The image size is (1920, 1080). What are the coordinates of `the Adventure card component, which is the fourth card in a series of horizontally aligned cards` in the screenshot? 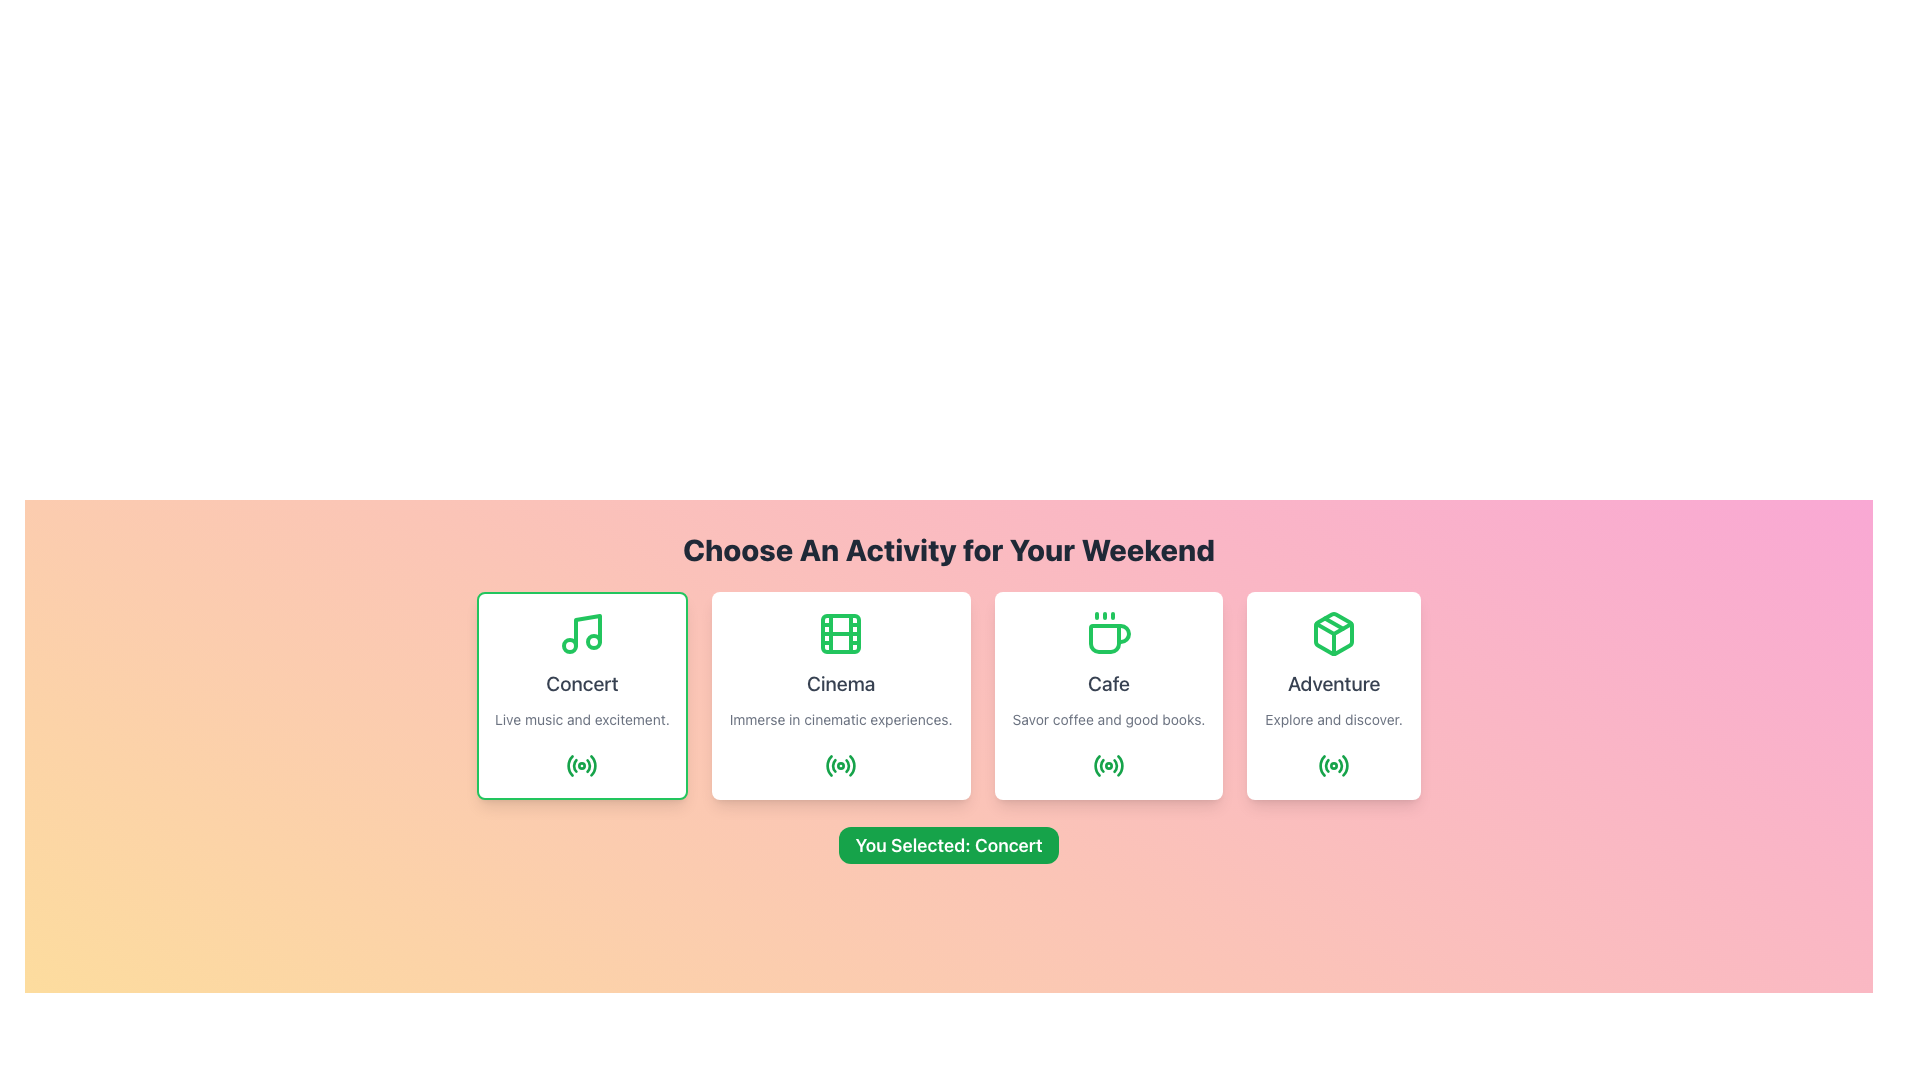 It's located at (1334, 694).